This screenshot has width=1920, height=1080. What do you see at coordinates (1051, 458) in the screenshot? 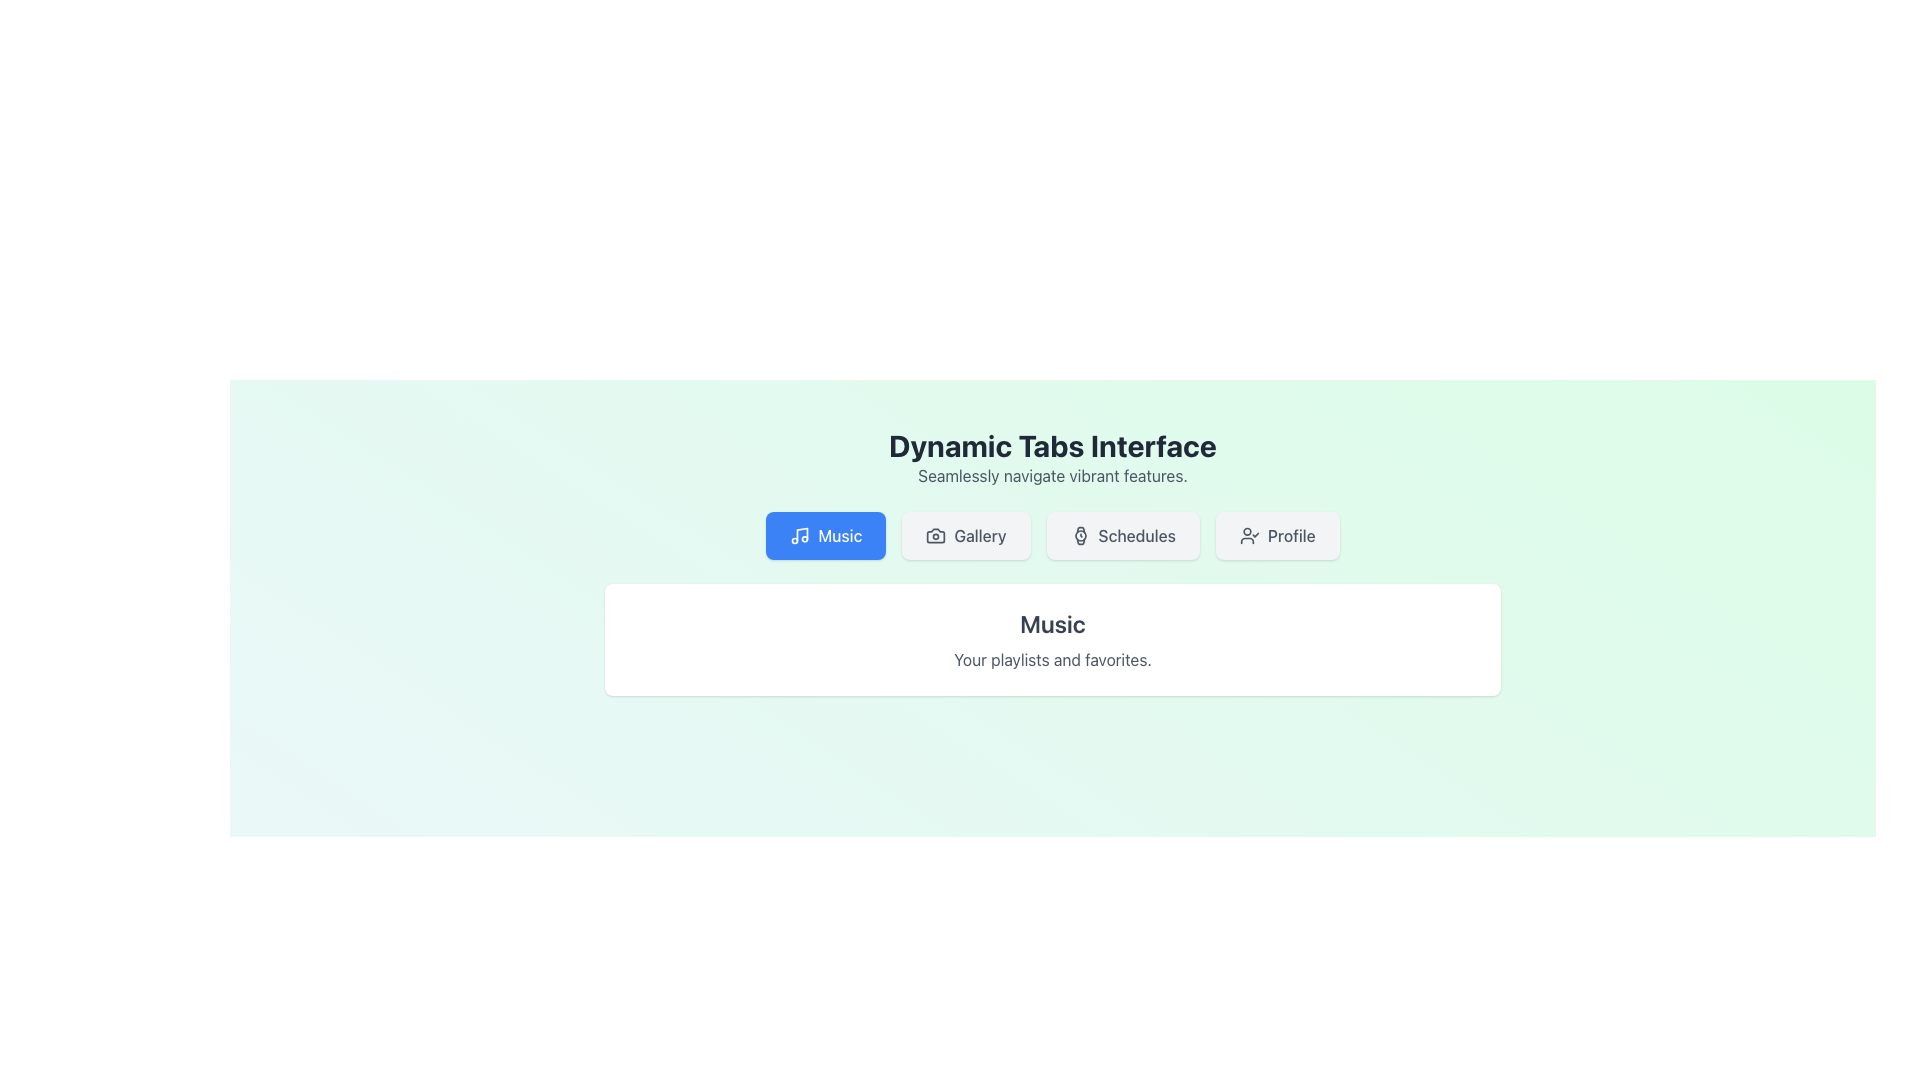
I see `heading text 'Dynamic Tabs Interface' and the subtitle 'Seamlessly navigate vibrant features' located at the top of the interface` at bounding box center [1051, 458].